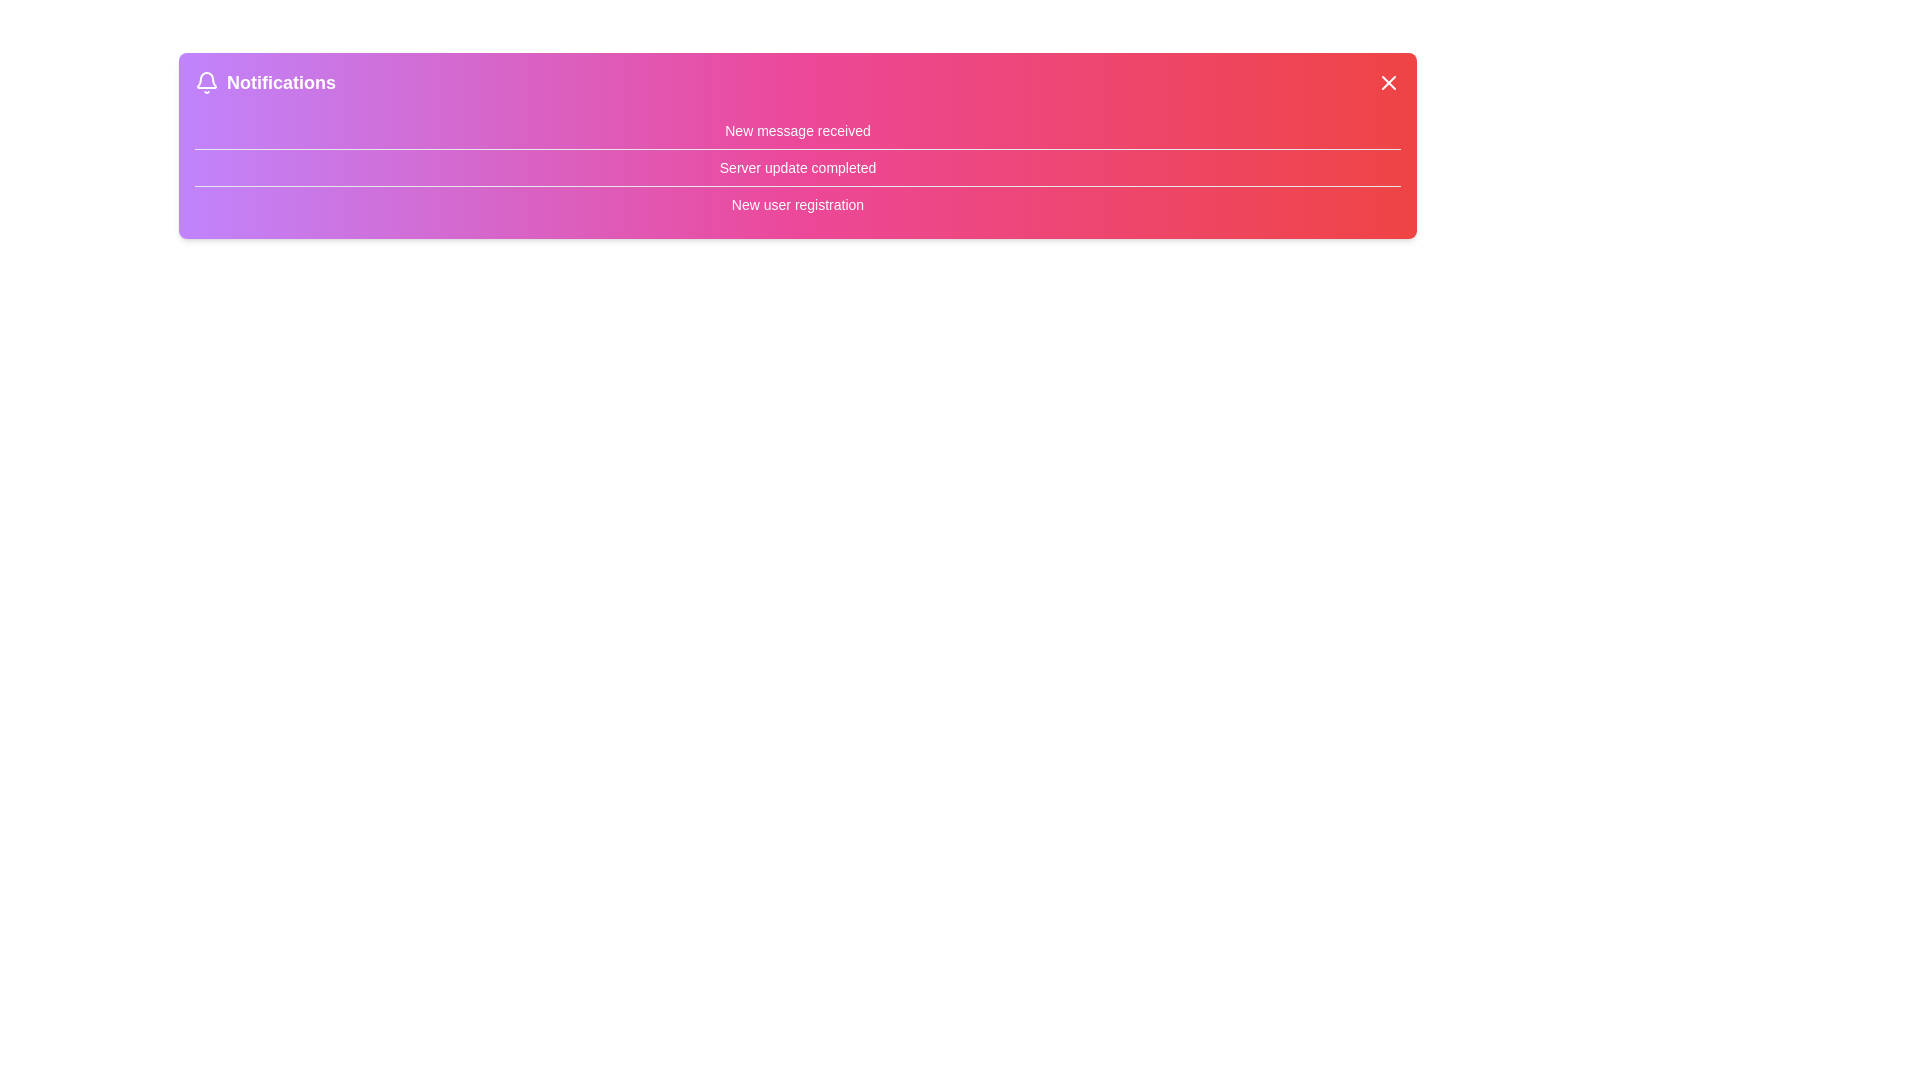 This screenshot has width=1920, height=1080. Describe the element at coordinates (1387, 82) in the screenshot. I see `the close button represented by an 'X' icon inside a red circular button located in the top-right corner of the notification card` at that location.